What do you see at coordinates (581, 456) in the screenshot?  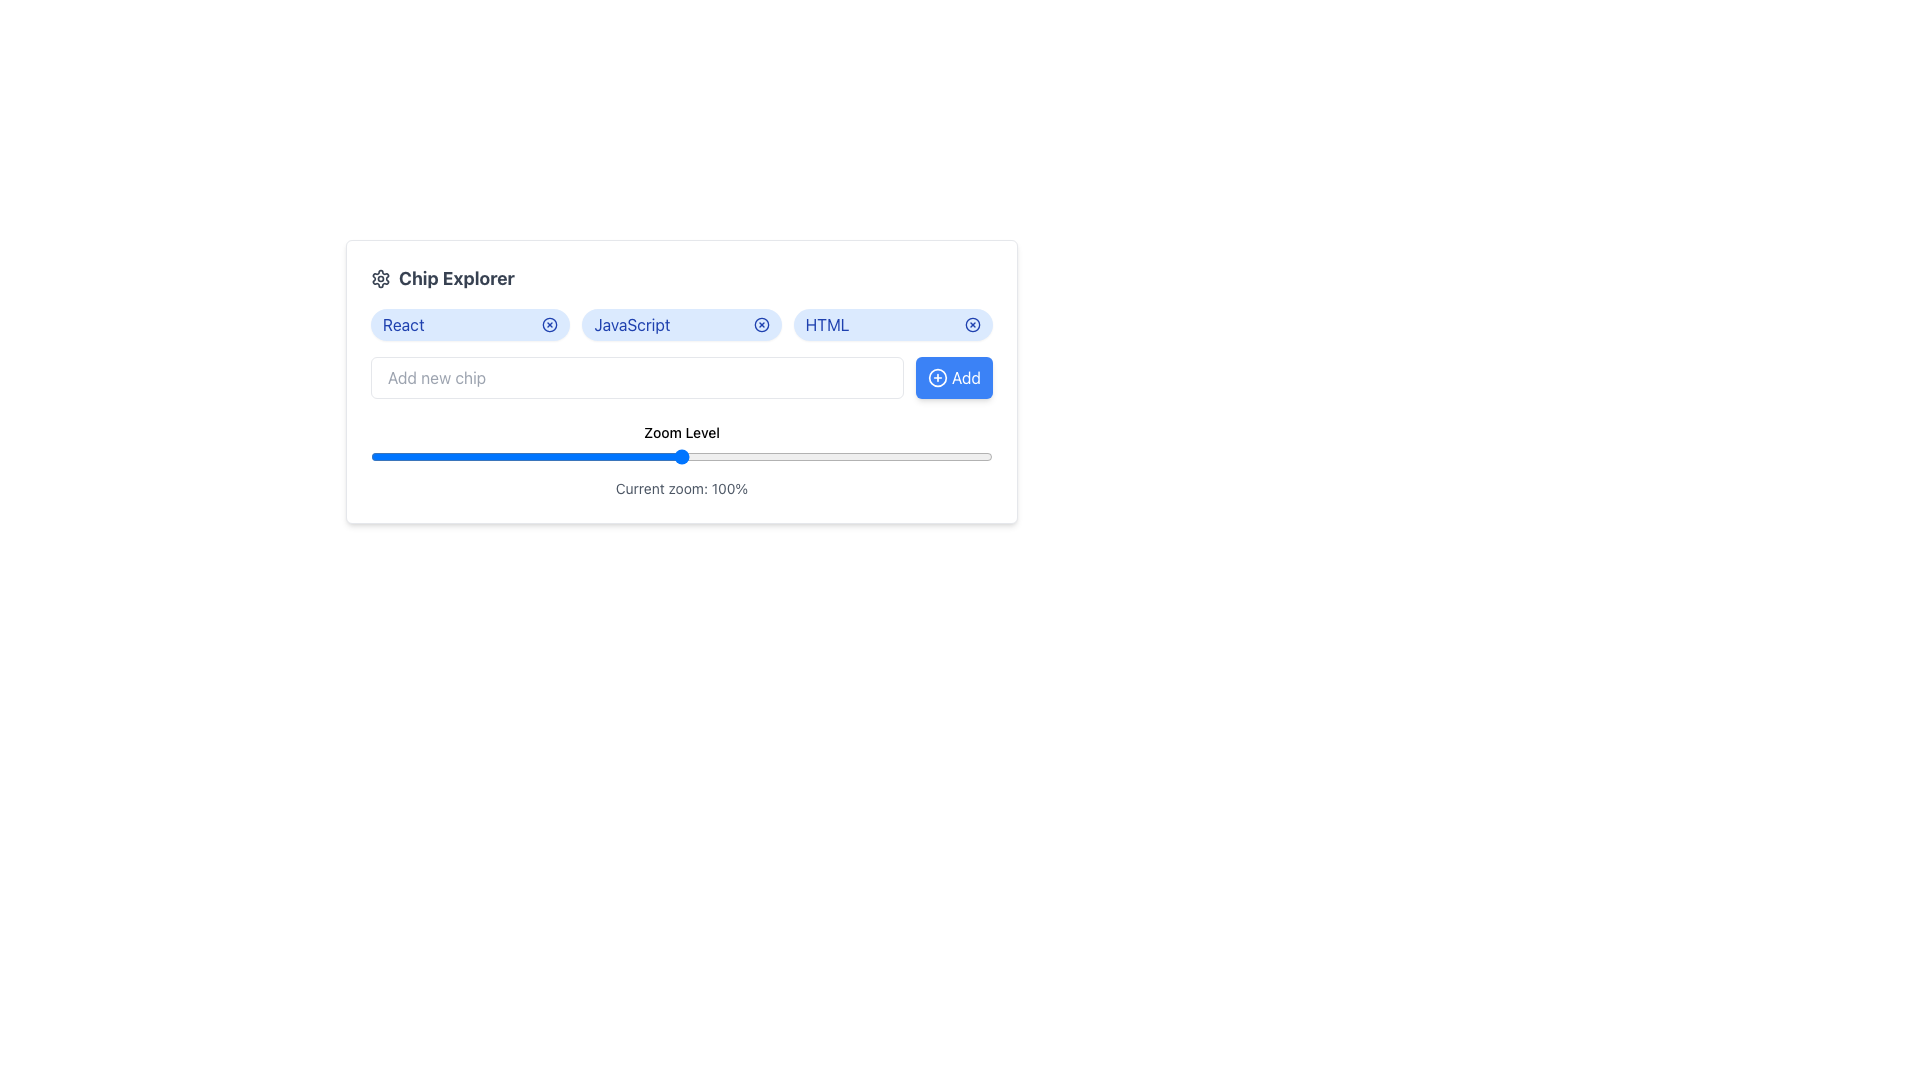 I see `zoom level` at bounding box center [581, 456].